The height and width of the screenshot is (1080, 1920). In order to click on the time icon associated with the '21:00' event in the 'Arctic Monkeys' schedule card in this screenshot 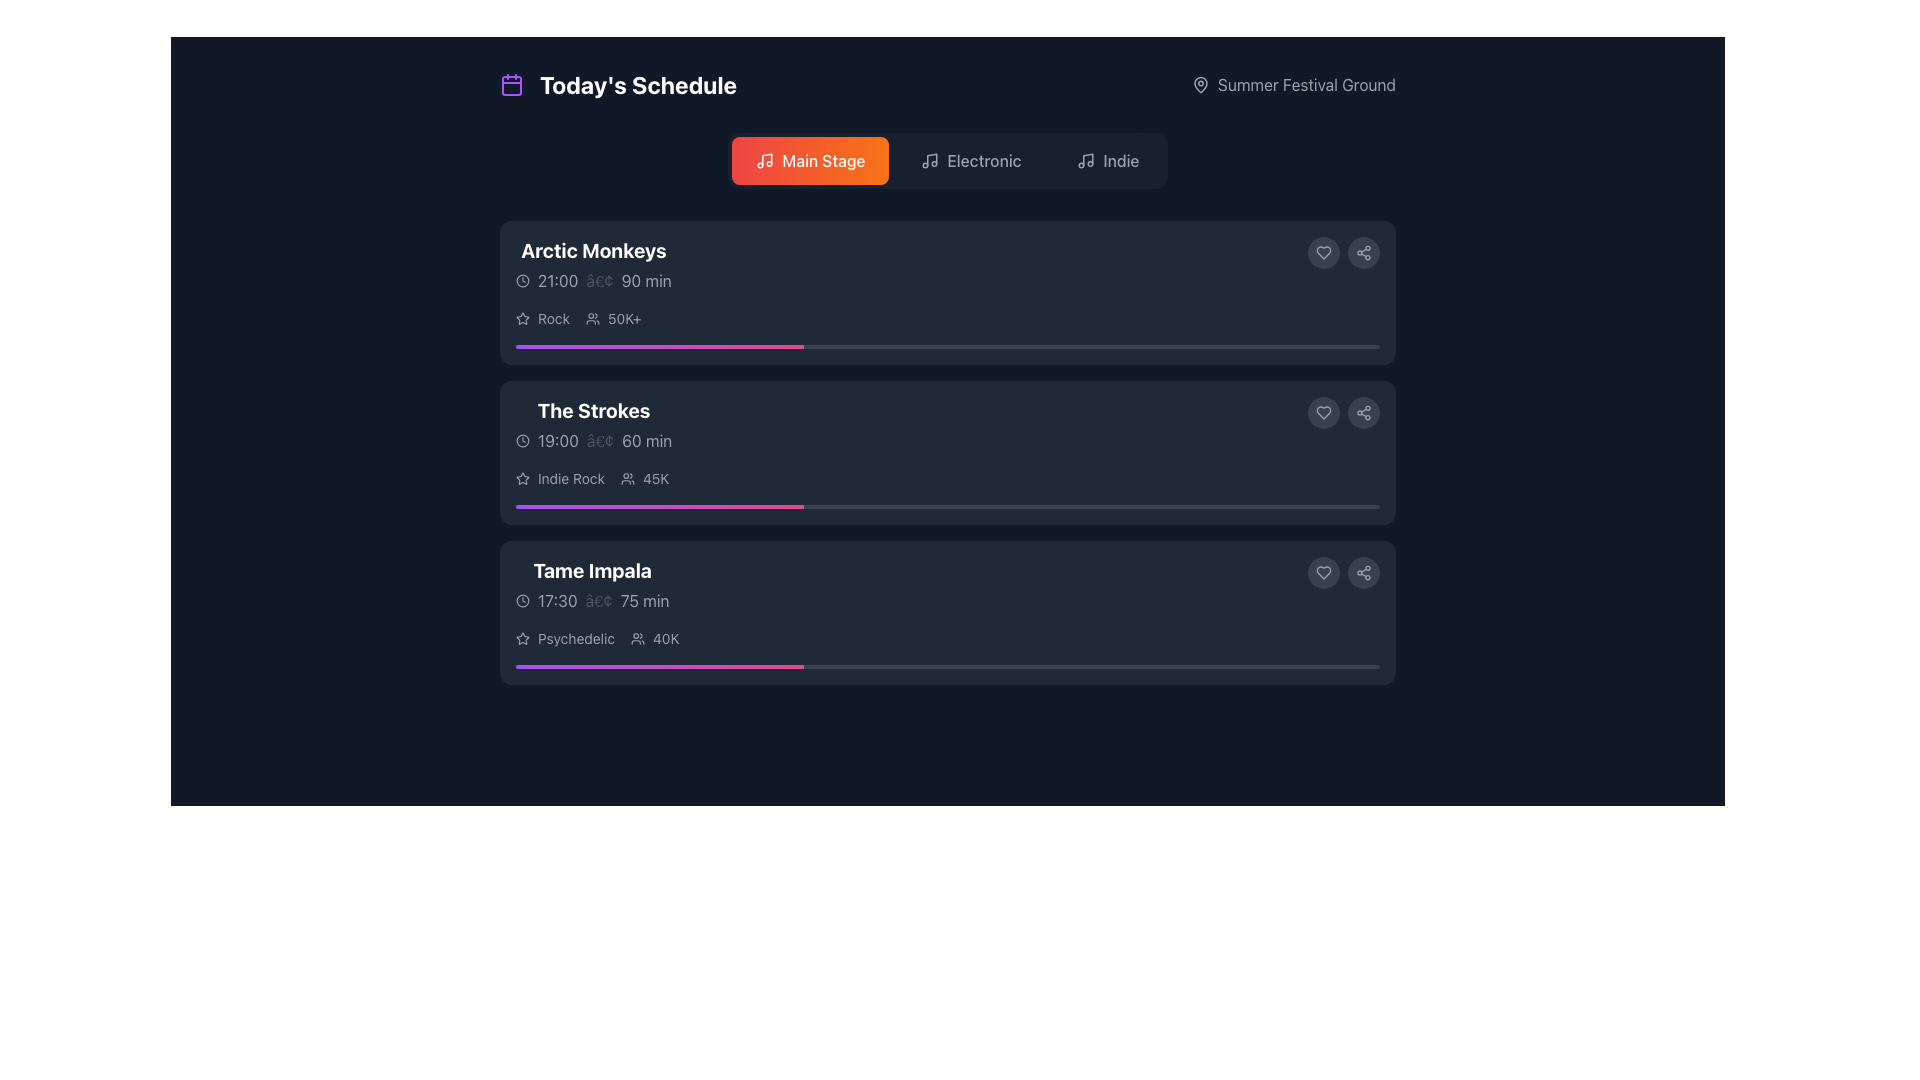, I will do `click(523, 281)`.